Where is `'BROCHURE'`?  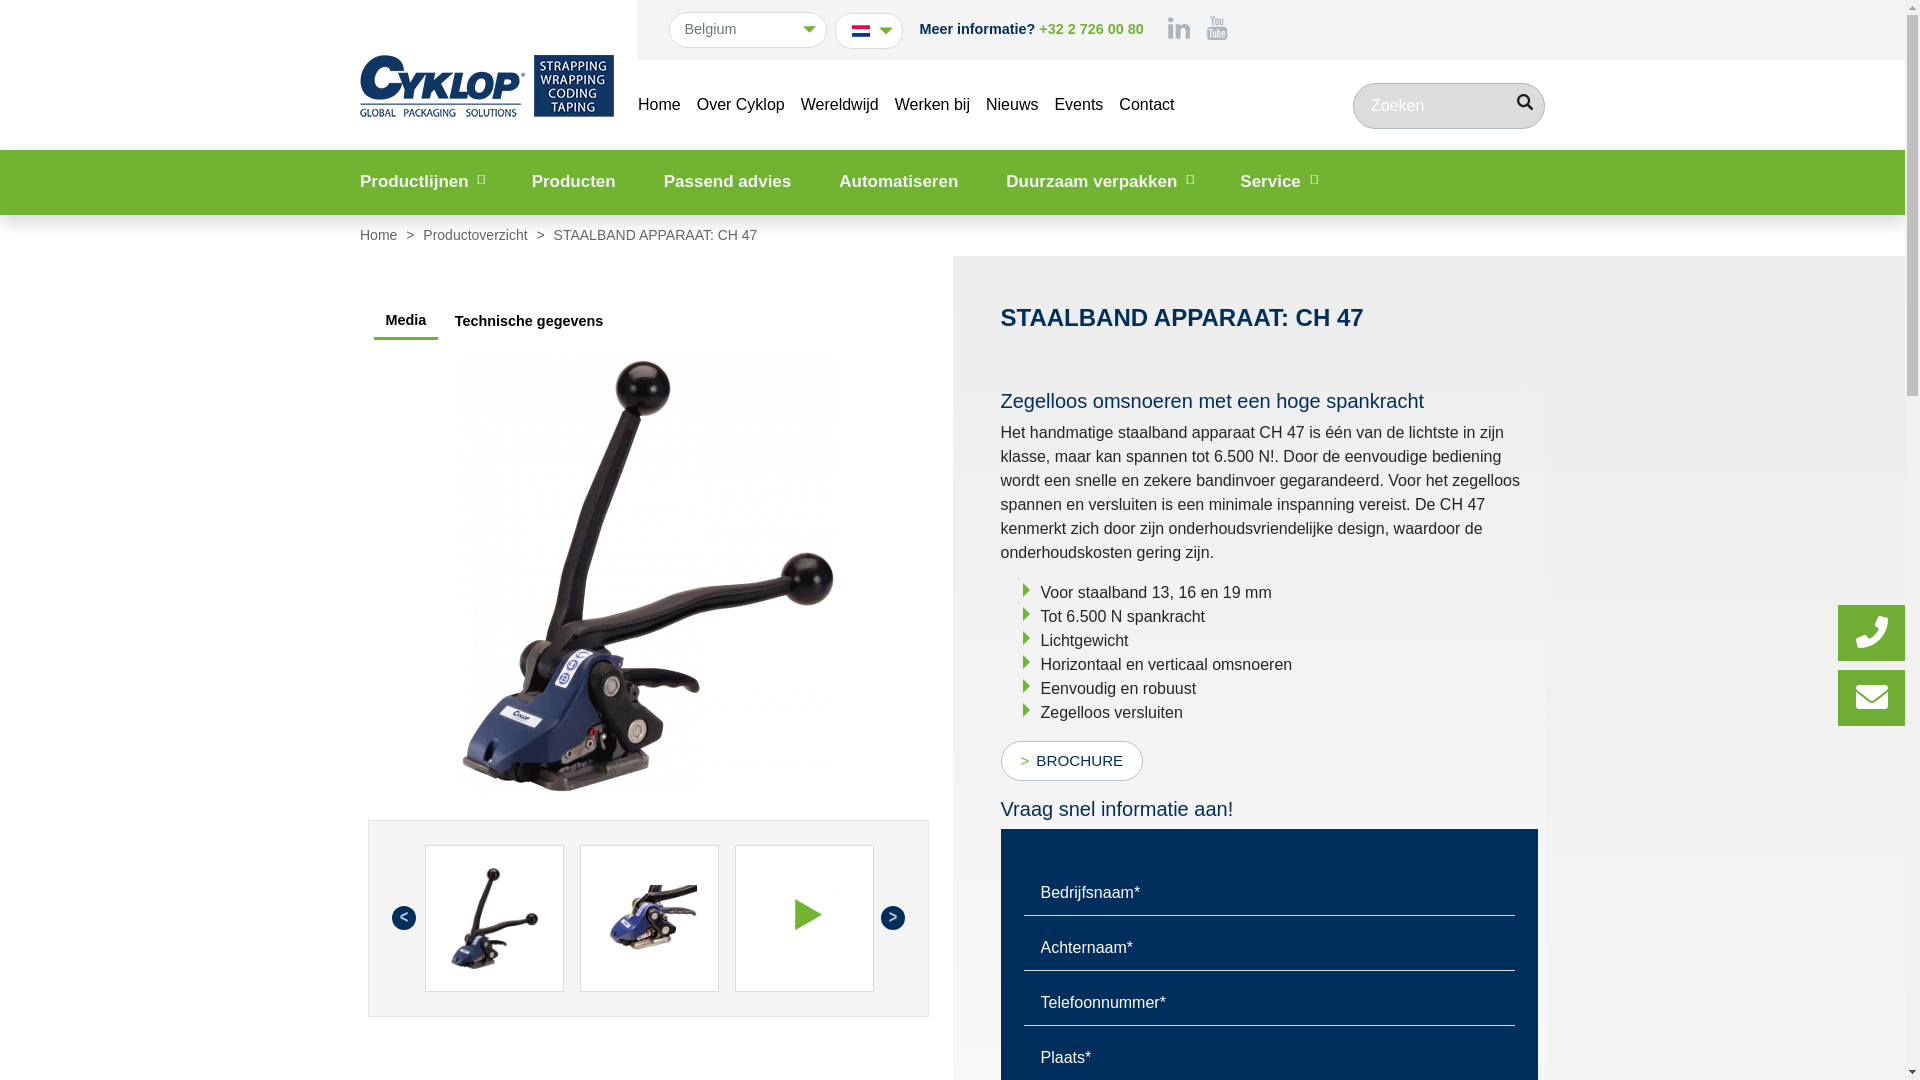
'BROCHURE' is located at coordinates (999, 760).